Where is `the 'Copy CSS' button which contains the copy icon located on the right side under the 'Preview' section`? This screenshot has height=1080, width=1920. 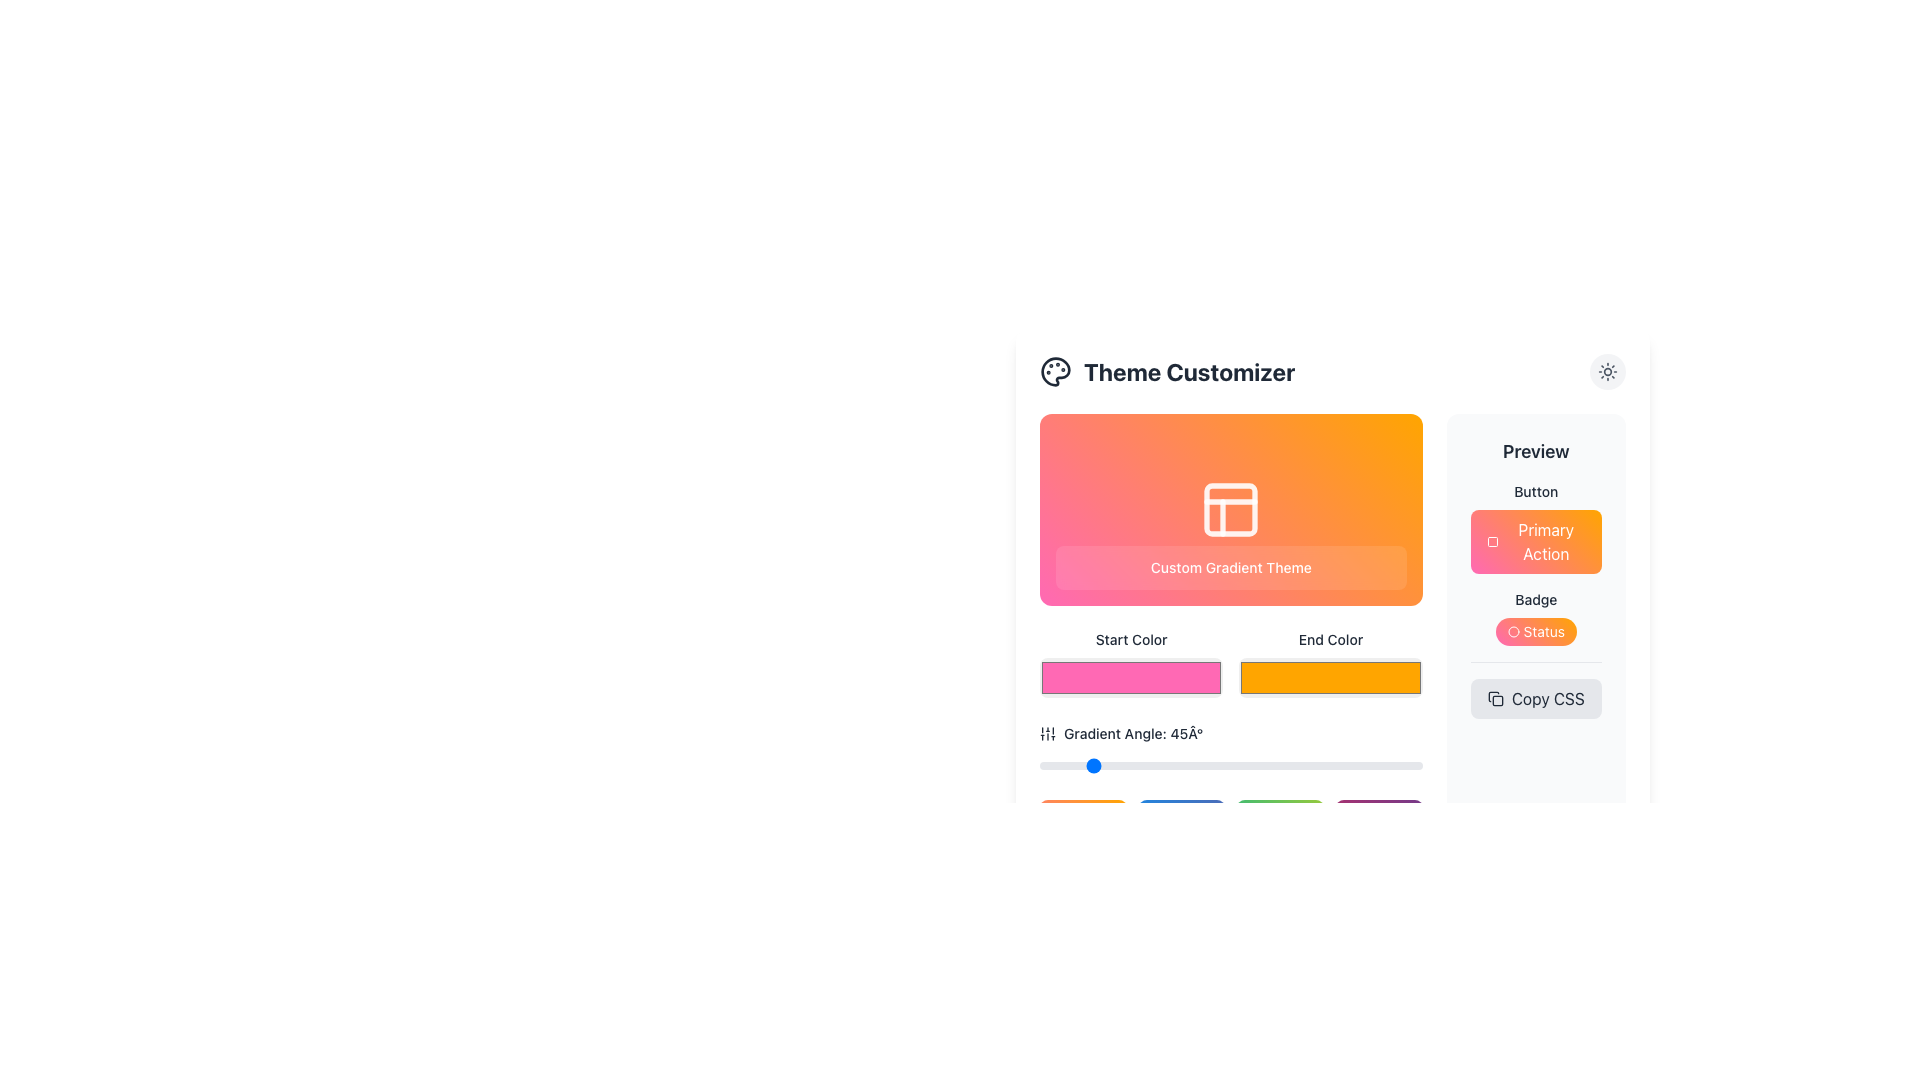
the 'Copy CSS' button which contains the copy icon located on the right side under the 'Preview' section is located at coordinates (1495, 697).